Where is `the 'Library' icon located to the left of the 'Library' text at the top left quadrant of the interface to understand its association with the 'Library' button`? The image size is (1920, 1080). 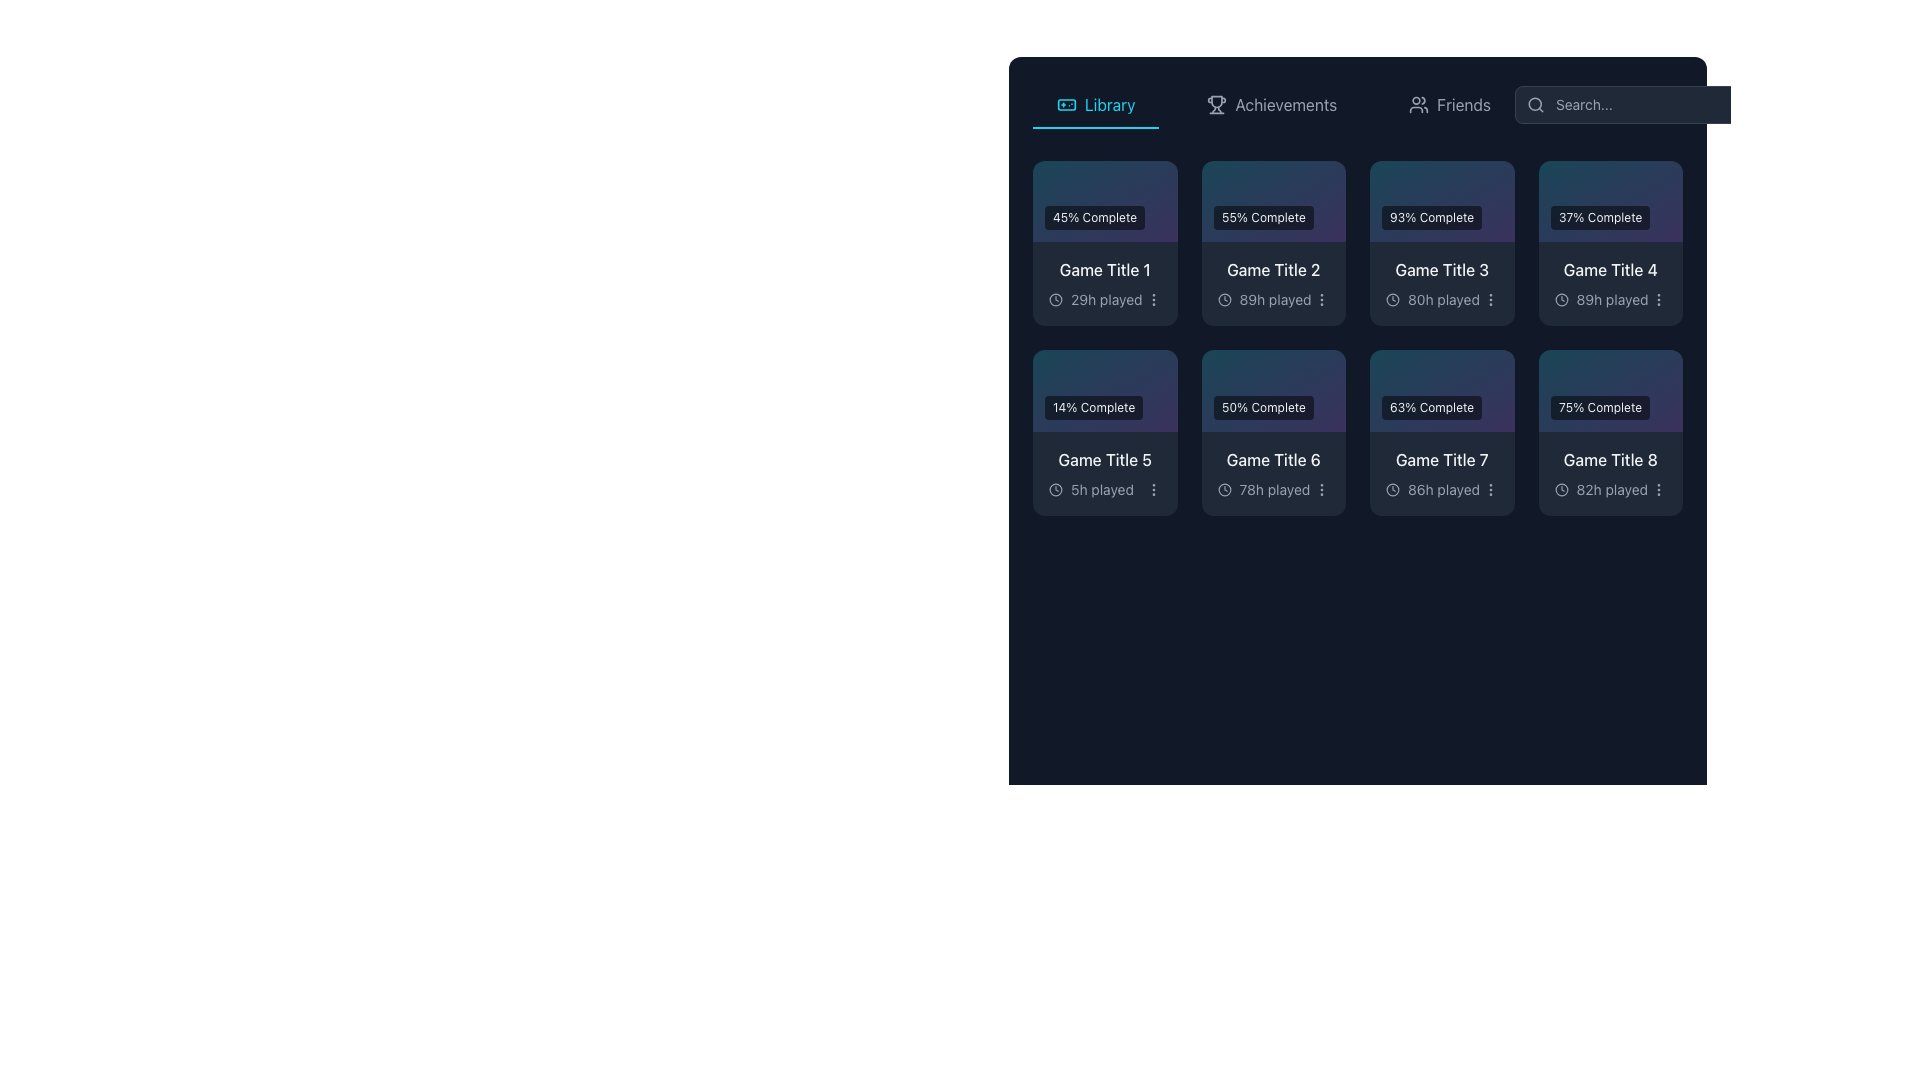
the 'Library' icon located to the left of the 'Library' text at the top left quadrant of the interface to understand its association with the 'Library' button is located at coordinates (1065, 104).